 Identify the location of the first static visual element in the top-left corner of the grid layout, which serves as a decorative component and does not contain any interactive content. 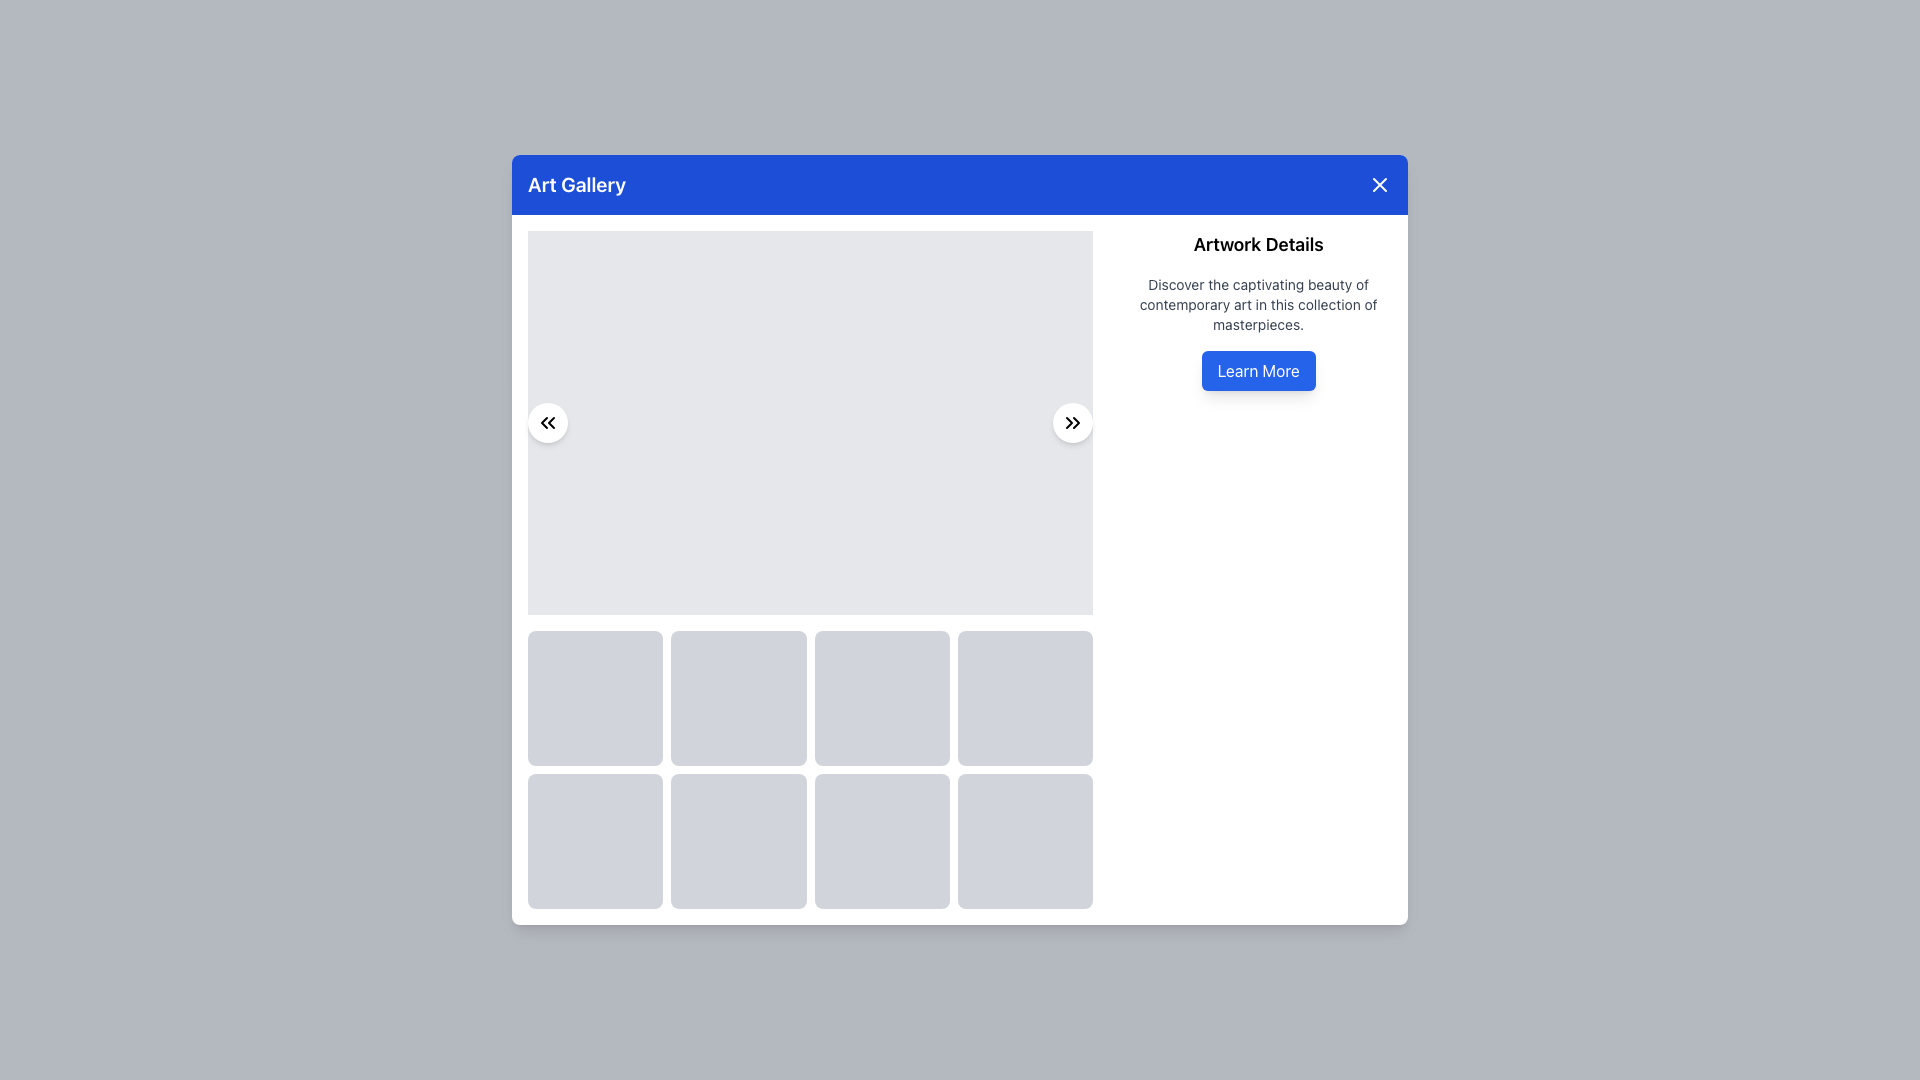
(594, 697).